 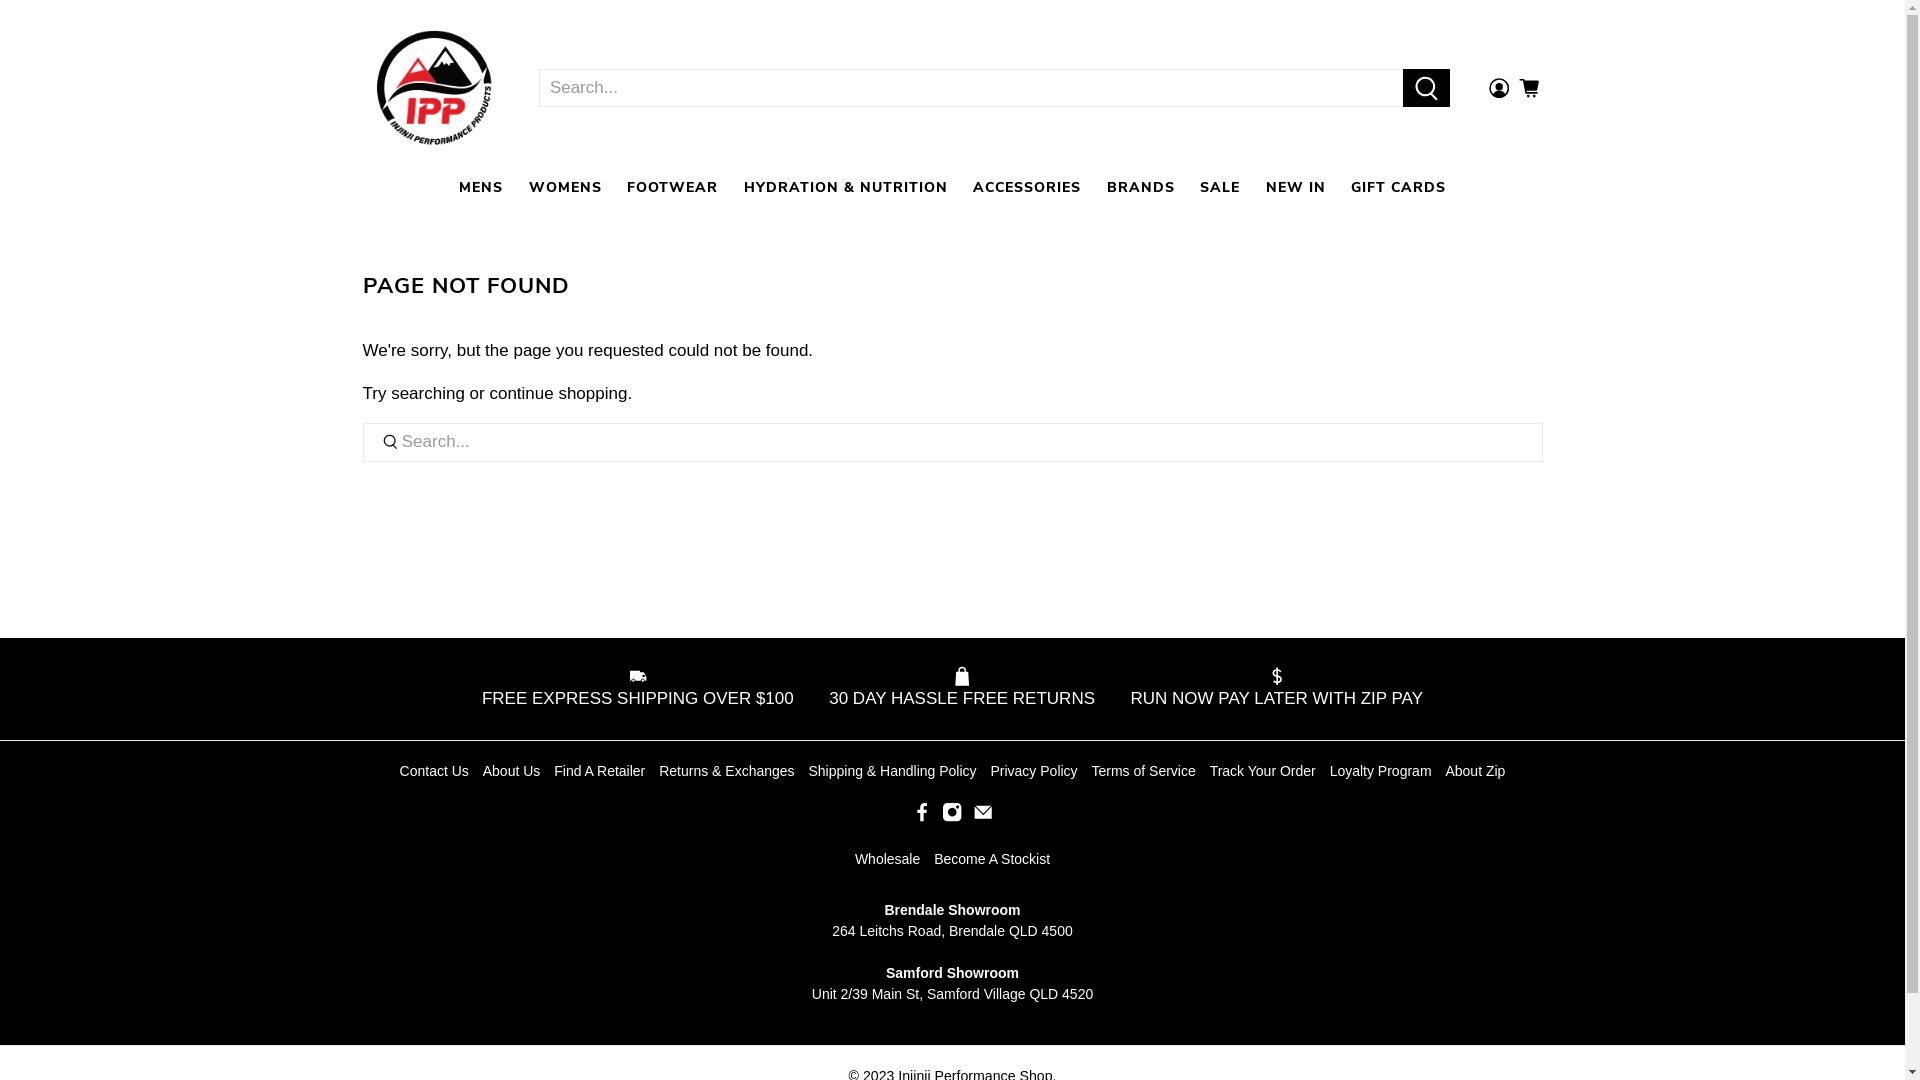 I want to click on '30 DAY HASSLE FREE RETURNS', so click(x=961, y=688).